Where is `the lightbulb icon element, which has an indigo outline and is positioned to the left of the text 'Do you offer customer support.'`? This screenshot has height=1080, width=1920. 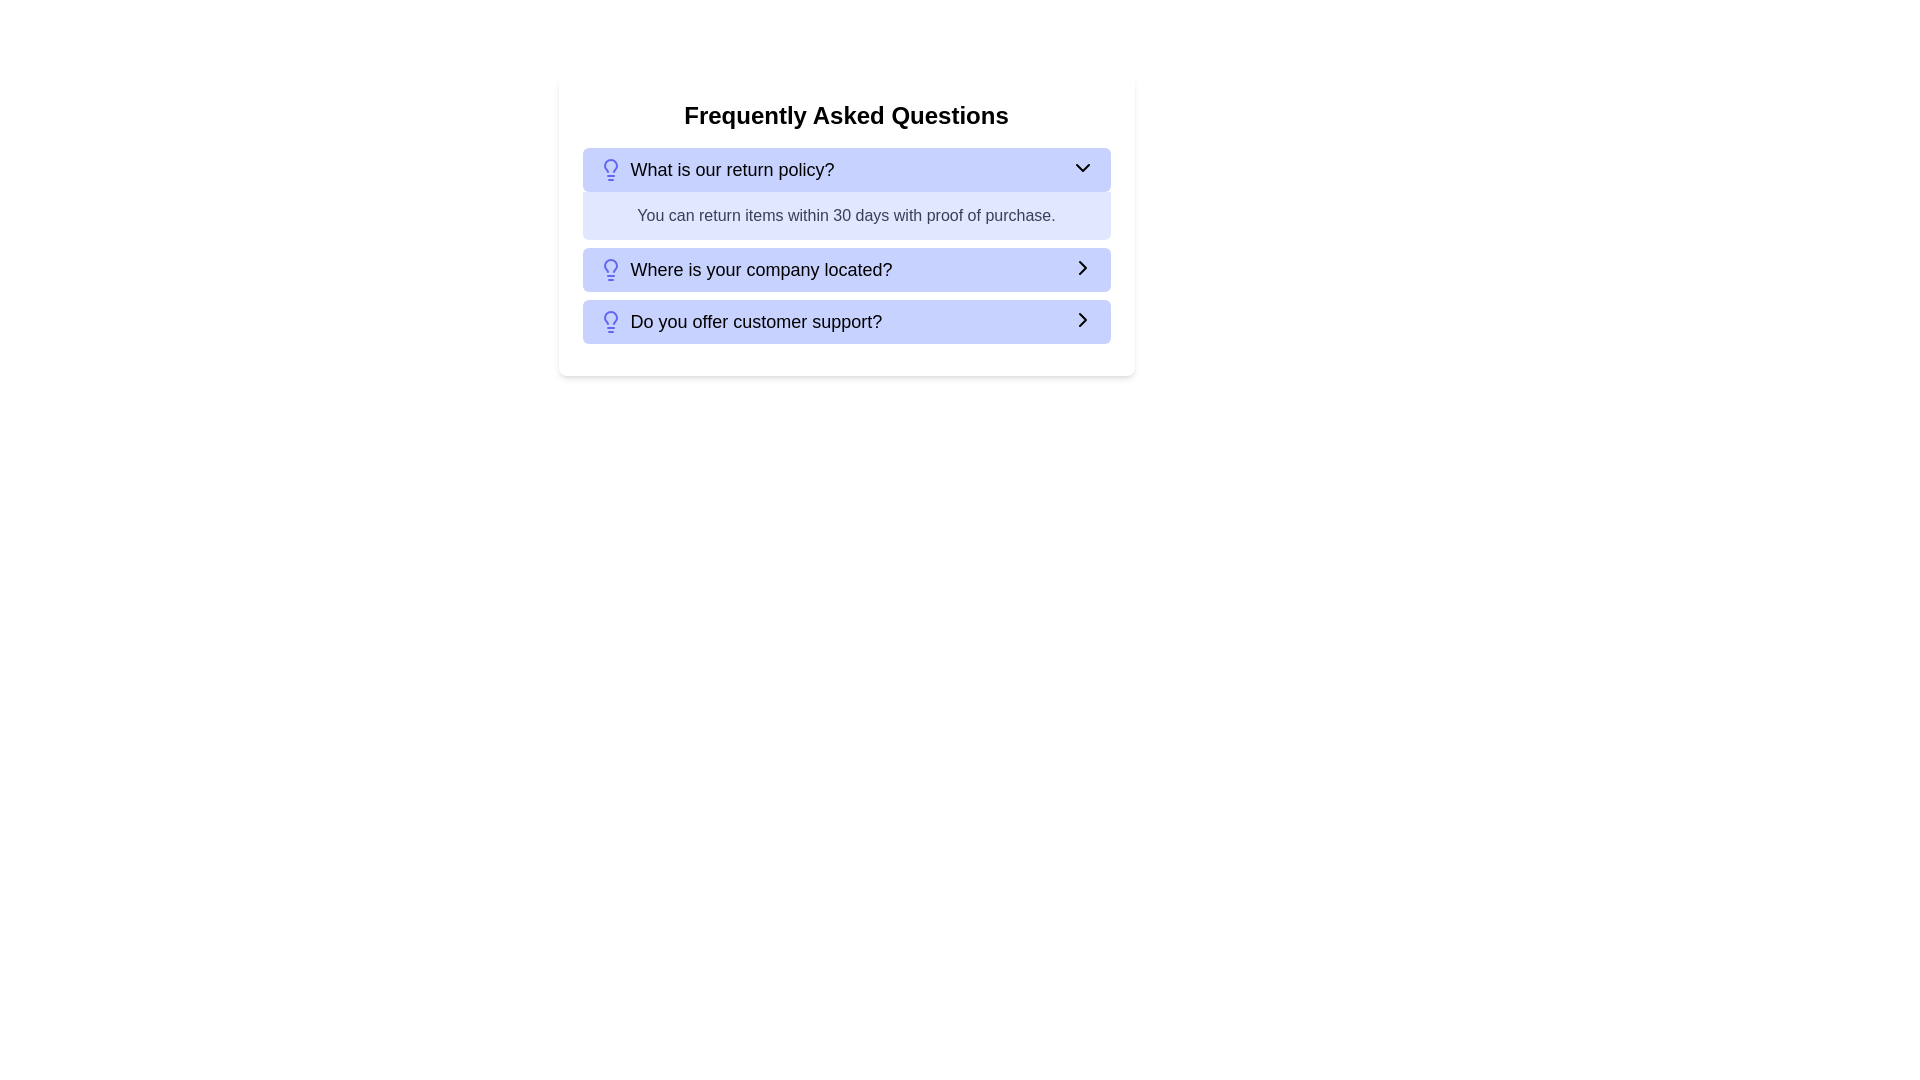
the lightbulb icon element, which has an indigo outline and is positioned to the left of the text 'Do you offer customer support.' is located at coordinates (609, 320).